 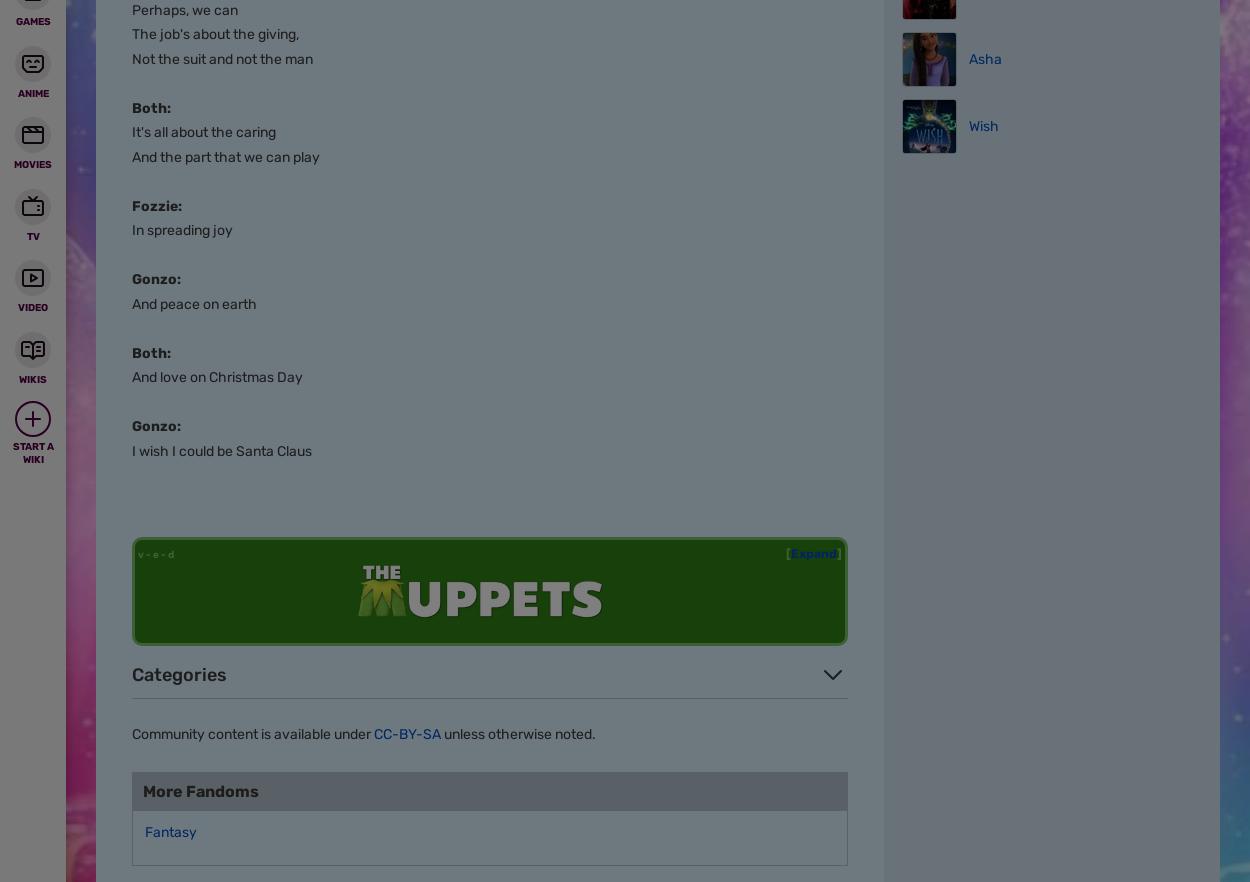 I want to click on 'Explore properties', so click(x=233, y=42).